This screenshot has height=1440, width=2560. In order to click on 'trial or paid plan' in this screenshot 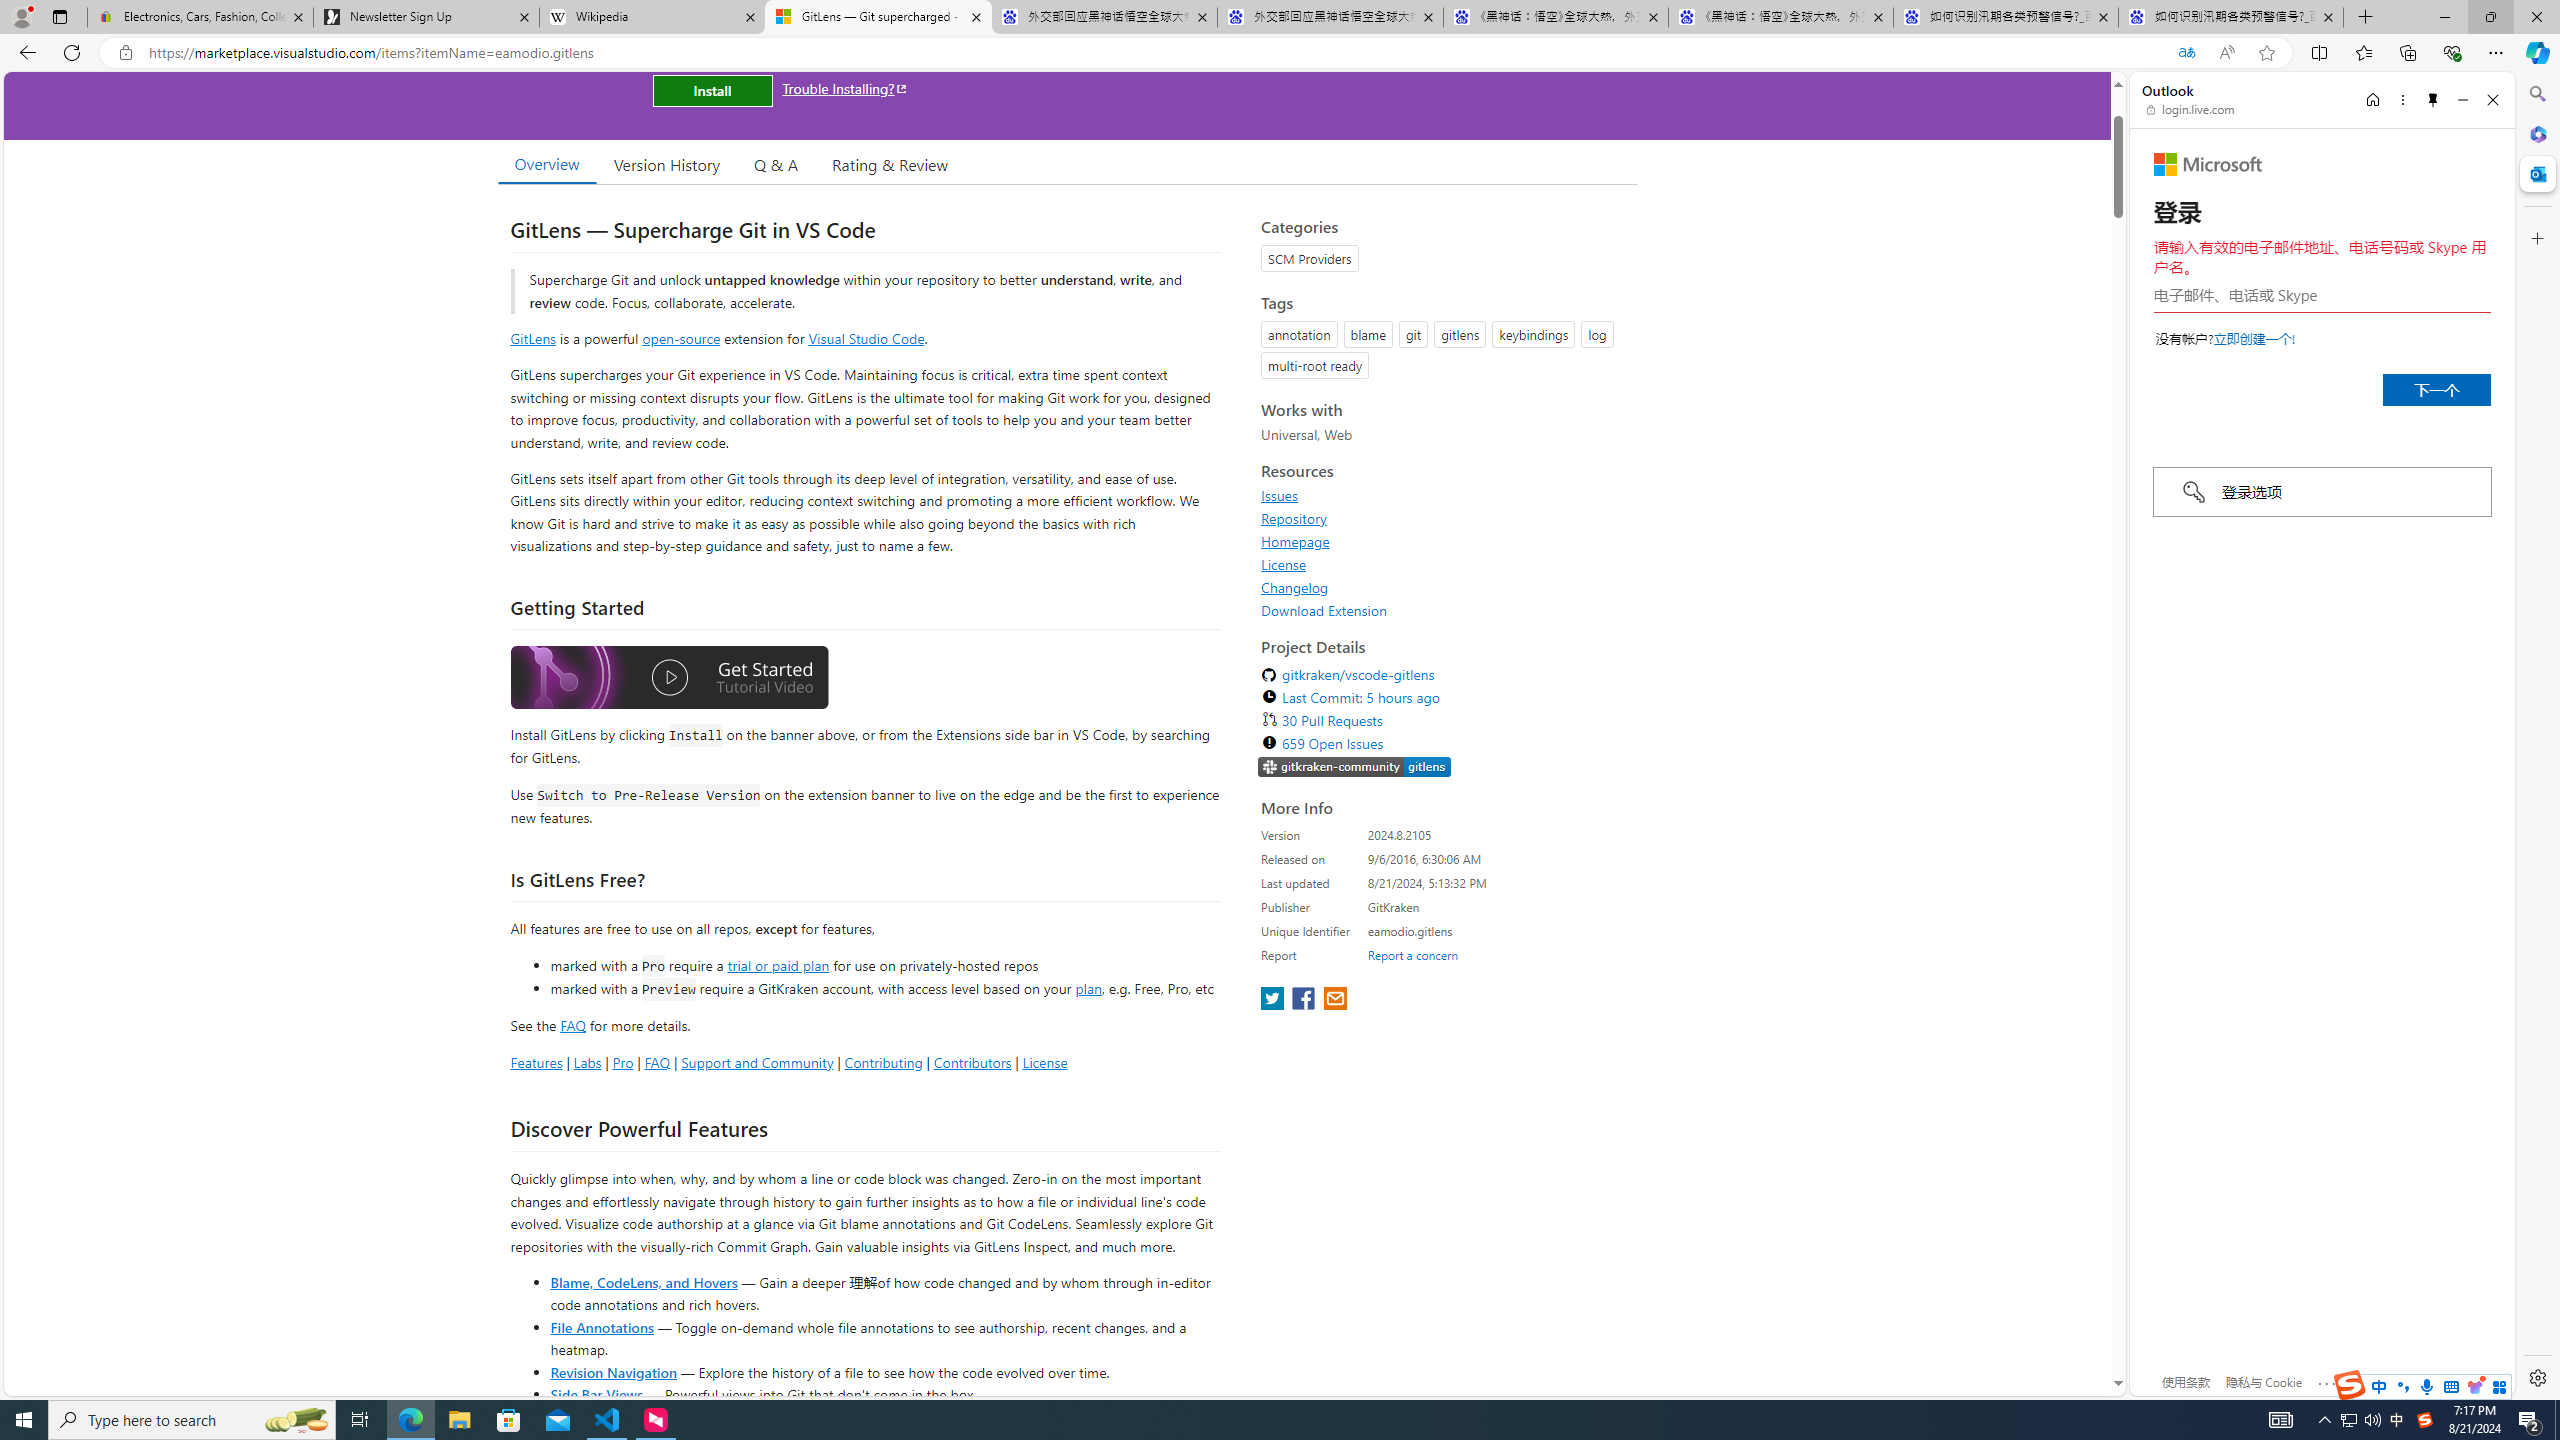, I will do `click(778, 964)`.